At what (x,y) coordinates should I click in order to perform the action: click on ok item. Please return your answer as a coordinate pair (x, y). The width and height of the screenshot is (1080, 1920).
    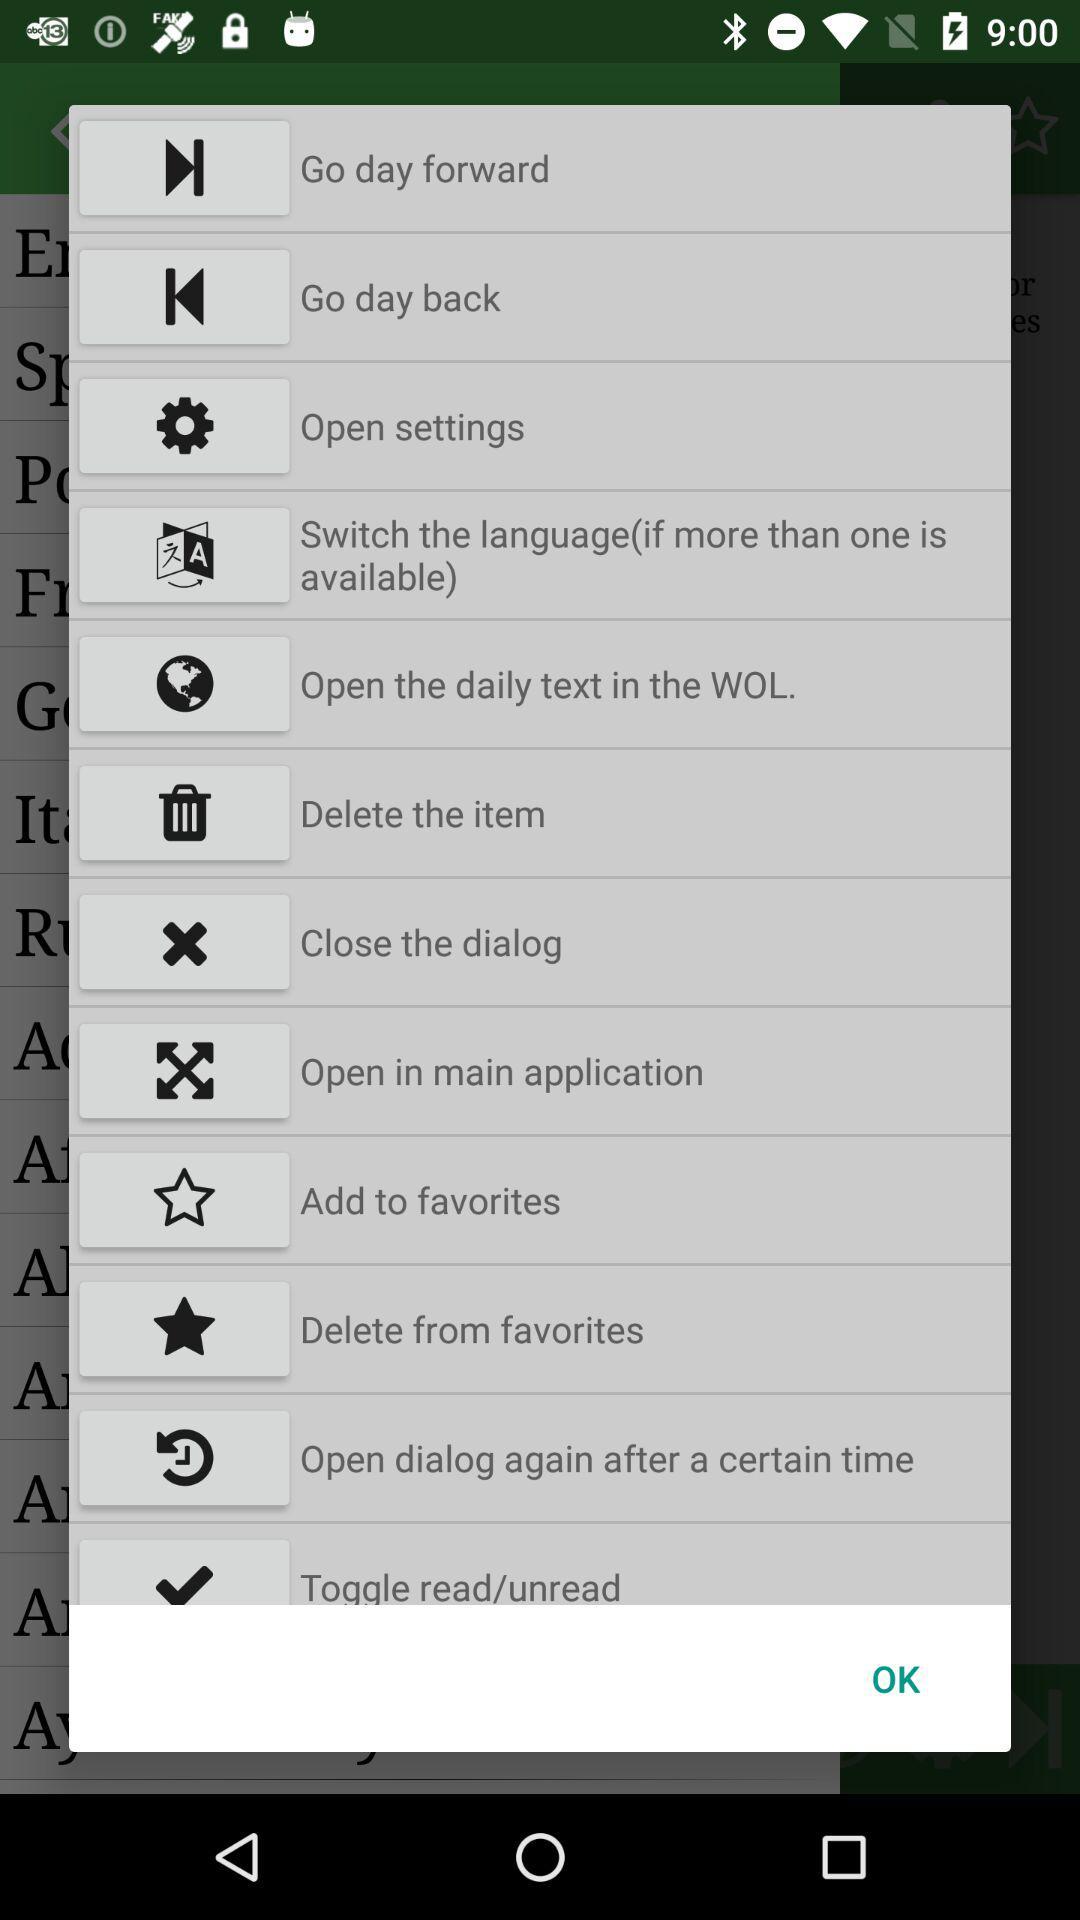
    Looking at the image, I should click on (894, 1678).